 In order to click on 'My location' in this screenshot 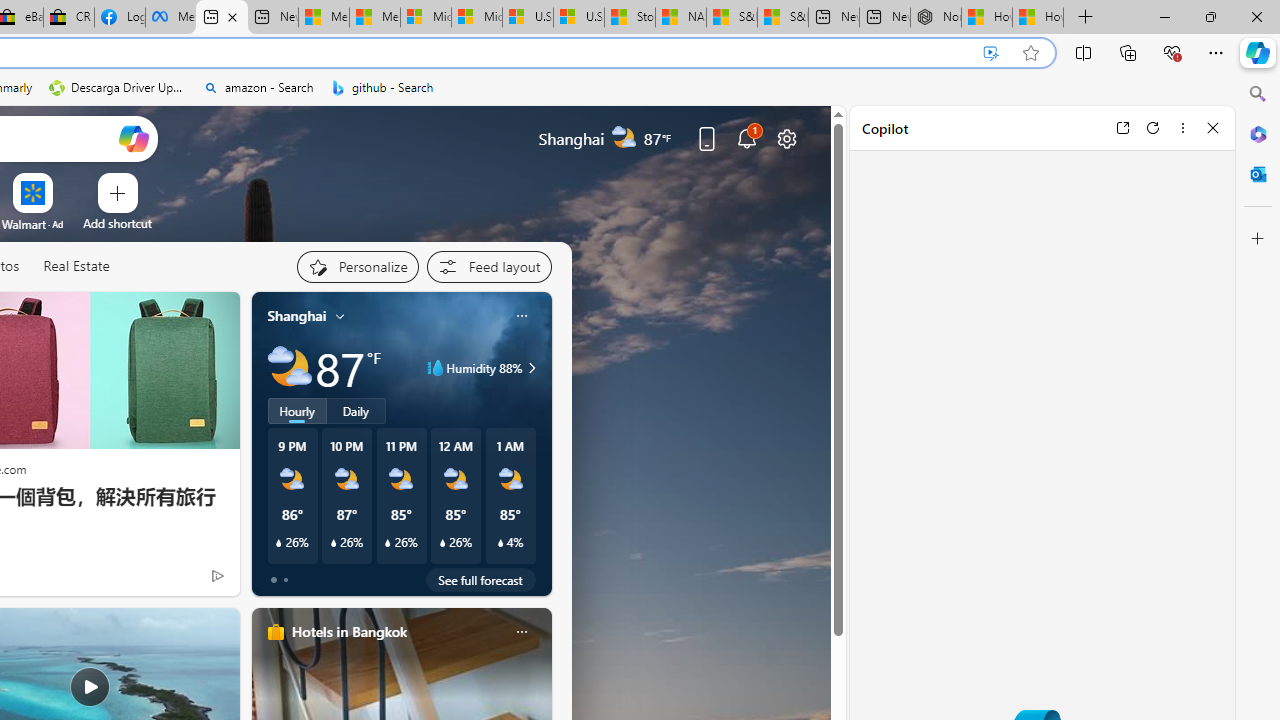, I will do `click(340, 315)`.